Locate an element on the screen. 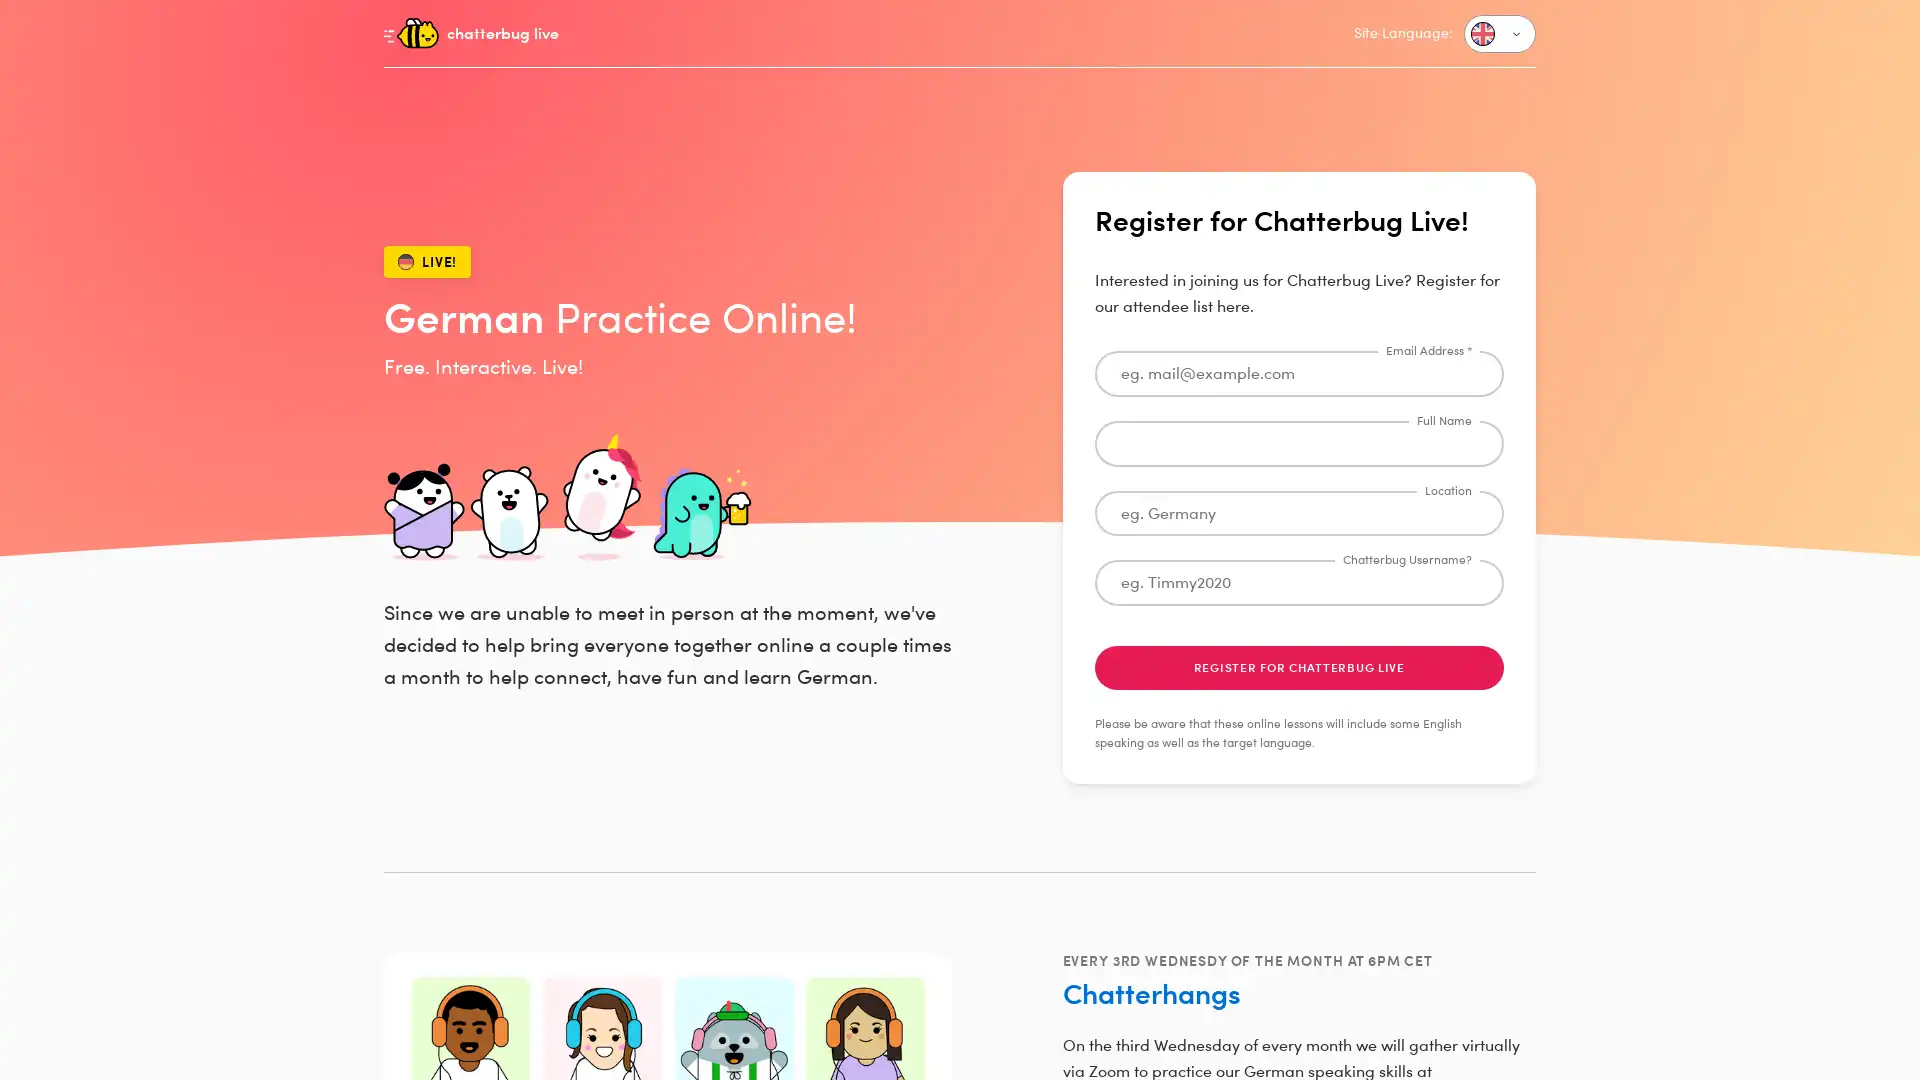  REGISTER FOR CHATTERBUG LIVE is located at coordinates (1299, 667).